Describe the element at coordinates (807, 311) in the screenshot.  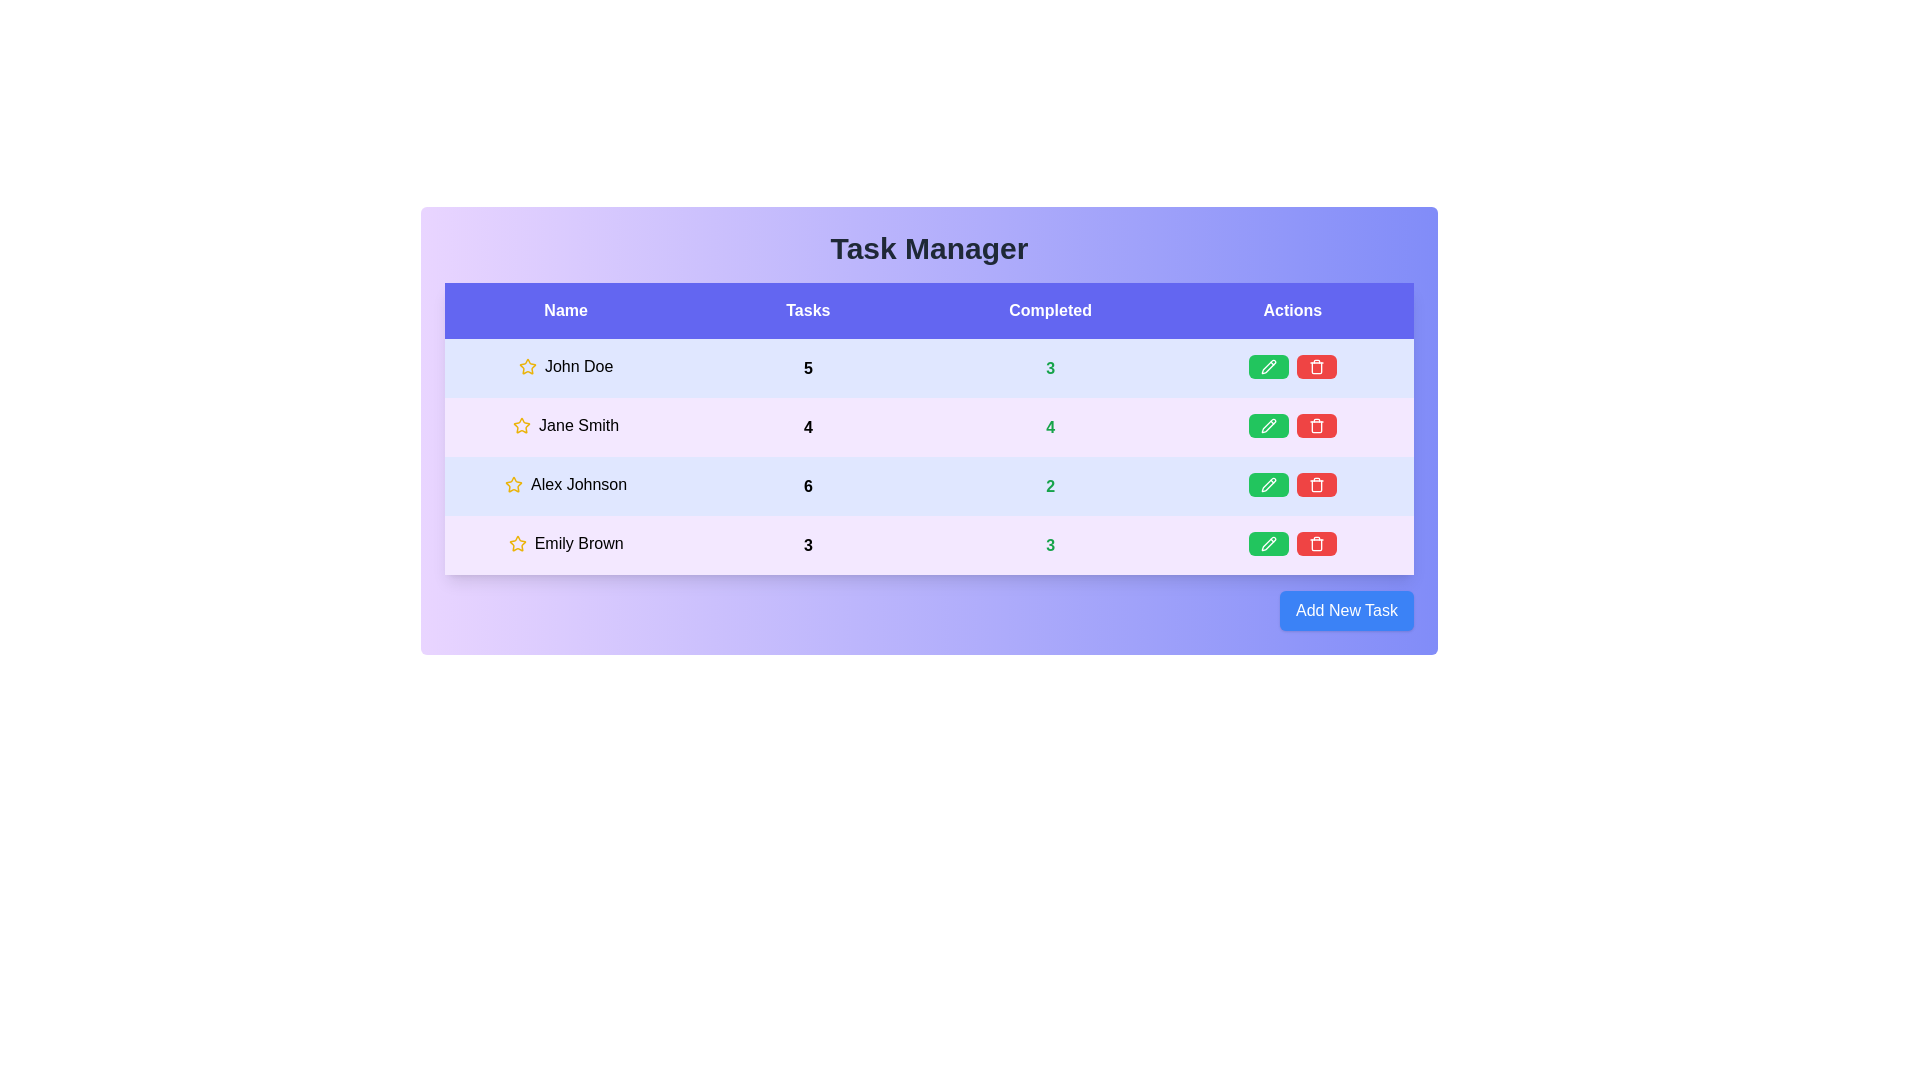
I see `the column header labeled Tasks to sort the table by that column` at that location.